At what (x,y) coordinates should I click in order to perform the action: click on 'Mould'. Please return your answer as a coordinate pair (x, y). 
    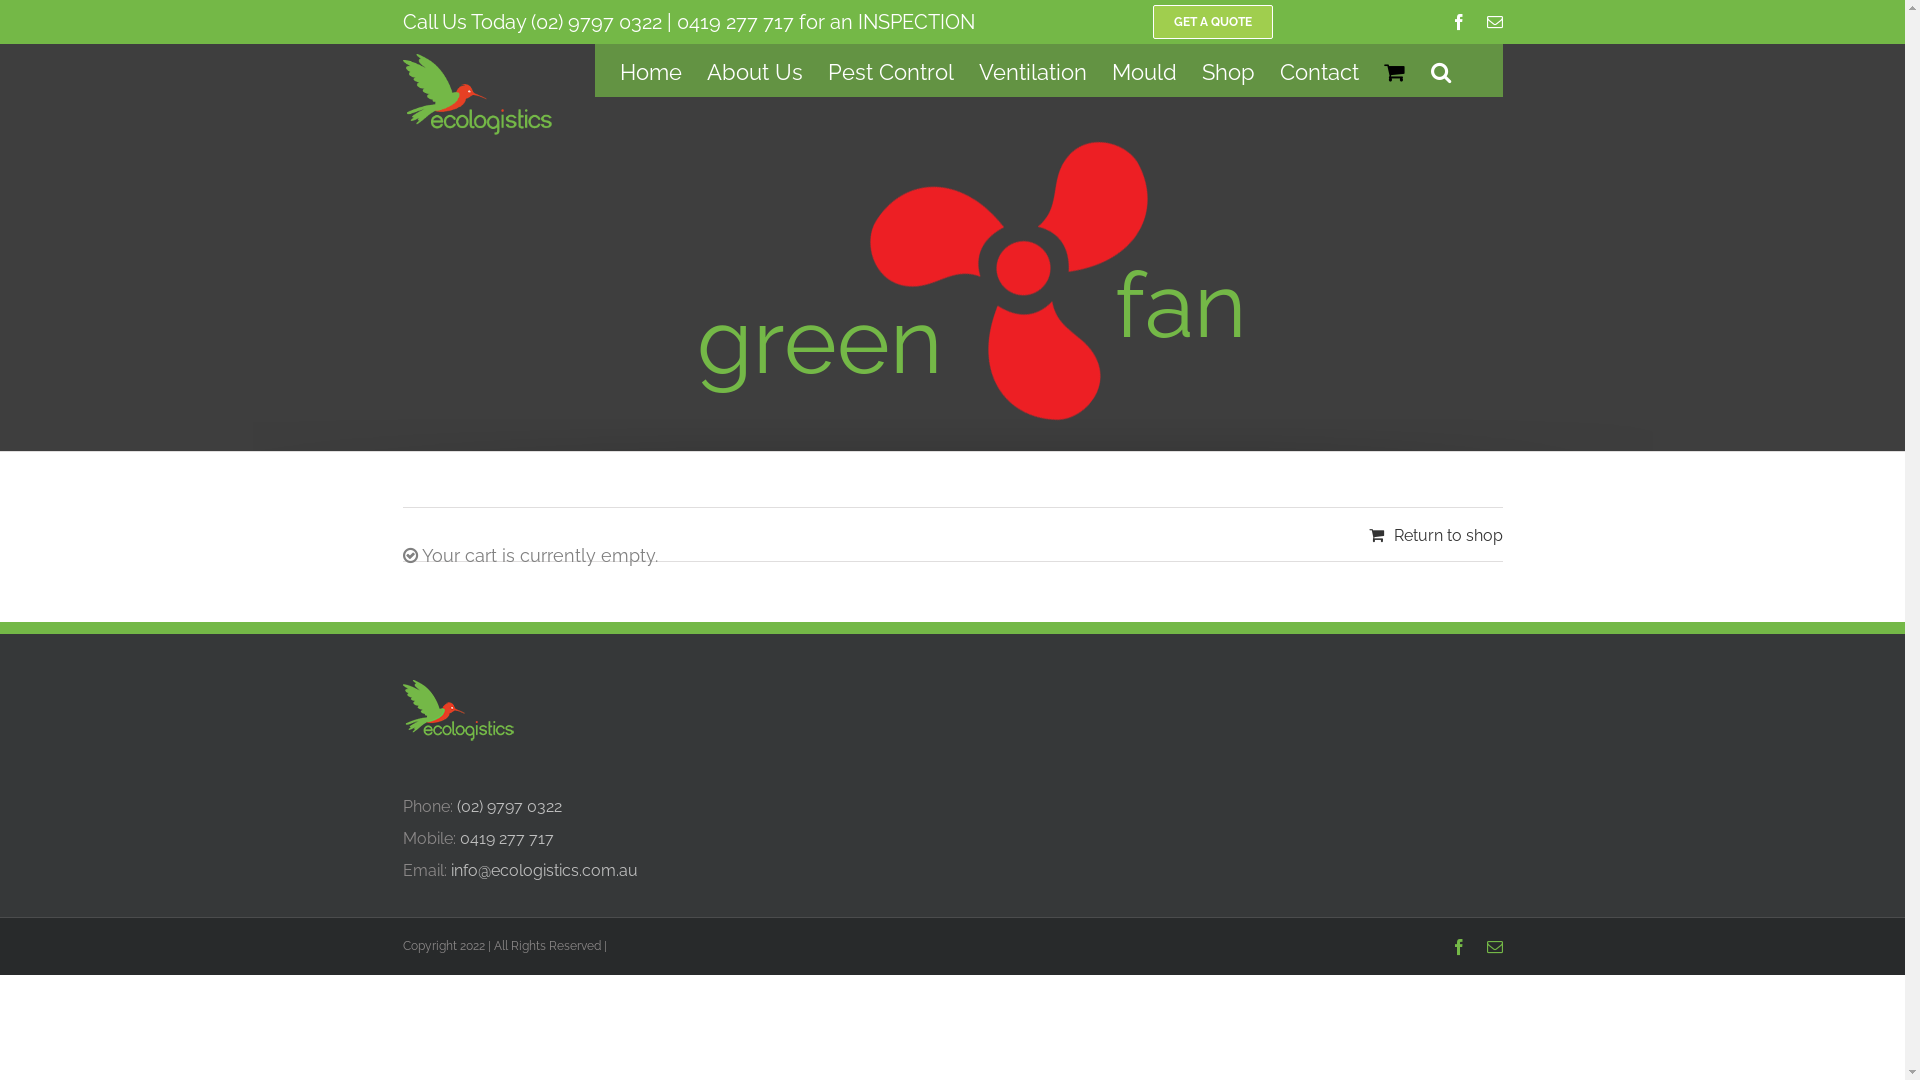
    Looking at the image, I should click on (1144, 69).